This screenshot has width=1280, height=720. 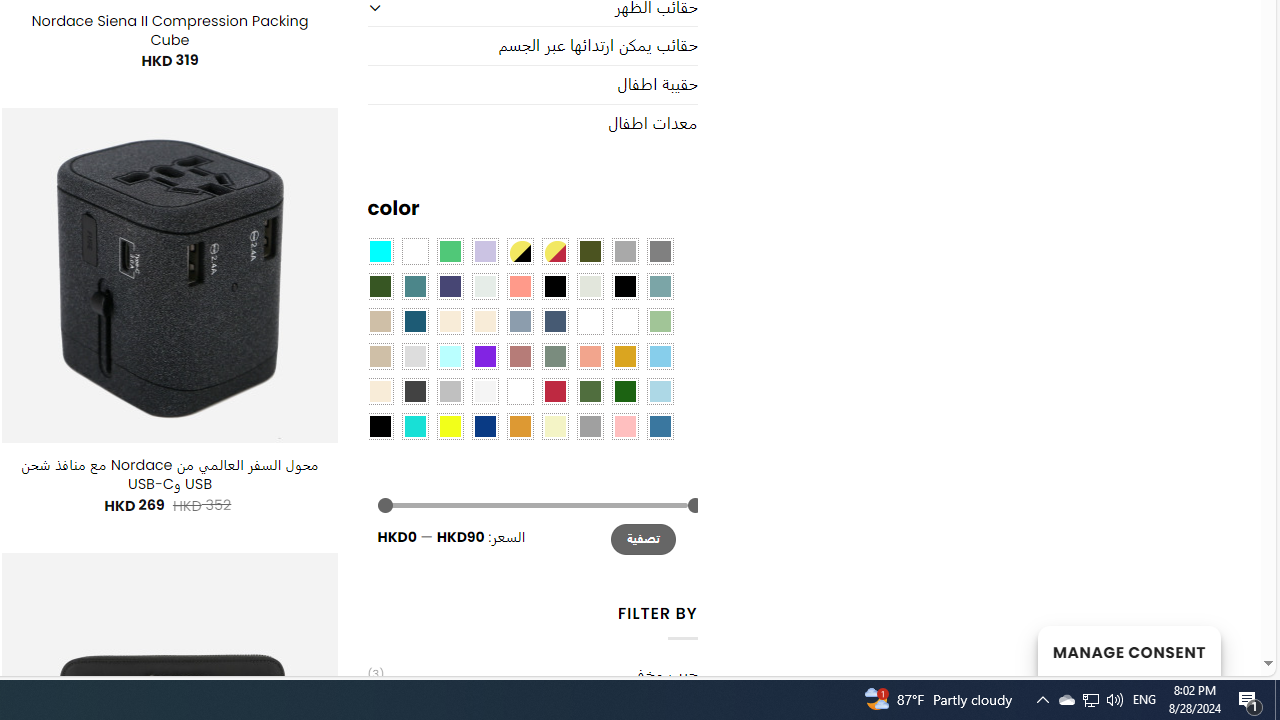 What do you see at coordinates (485, 320) in the screenshot?
I see `'Cream'` at bounding box center [485, 320].